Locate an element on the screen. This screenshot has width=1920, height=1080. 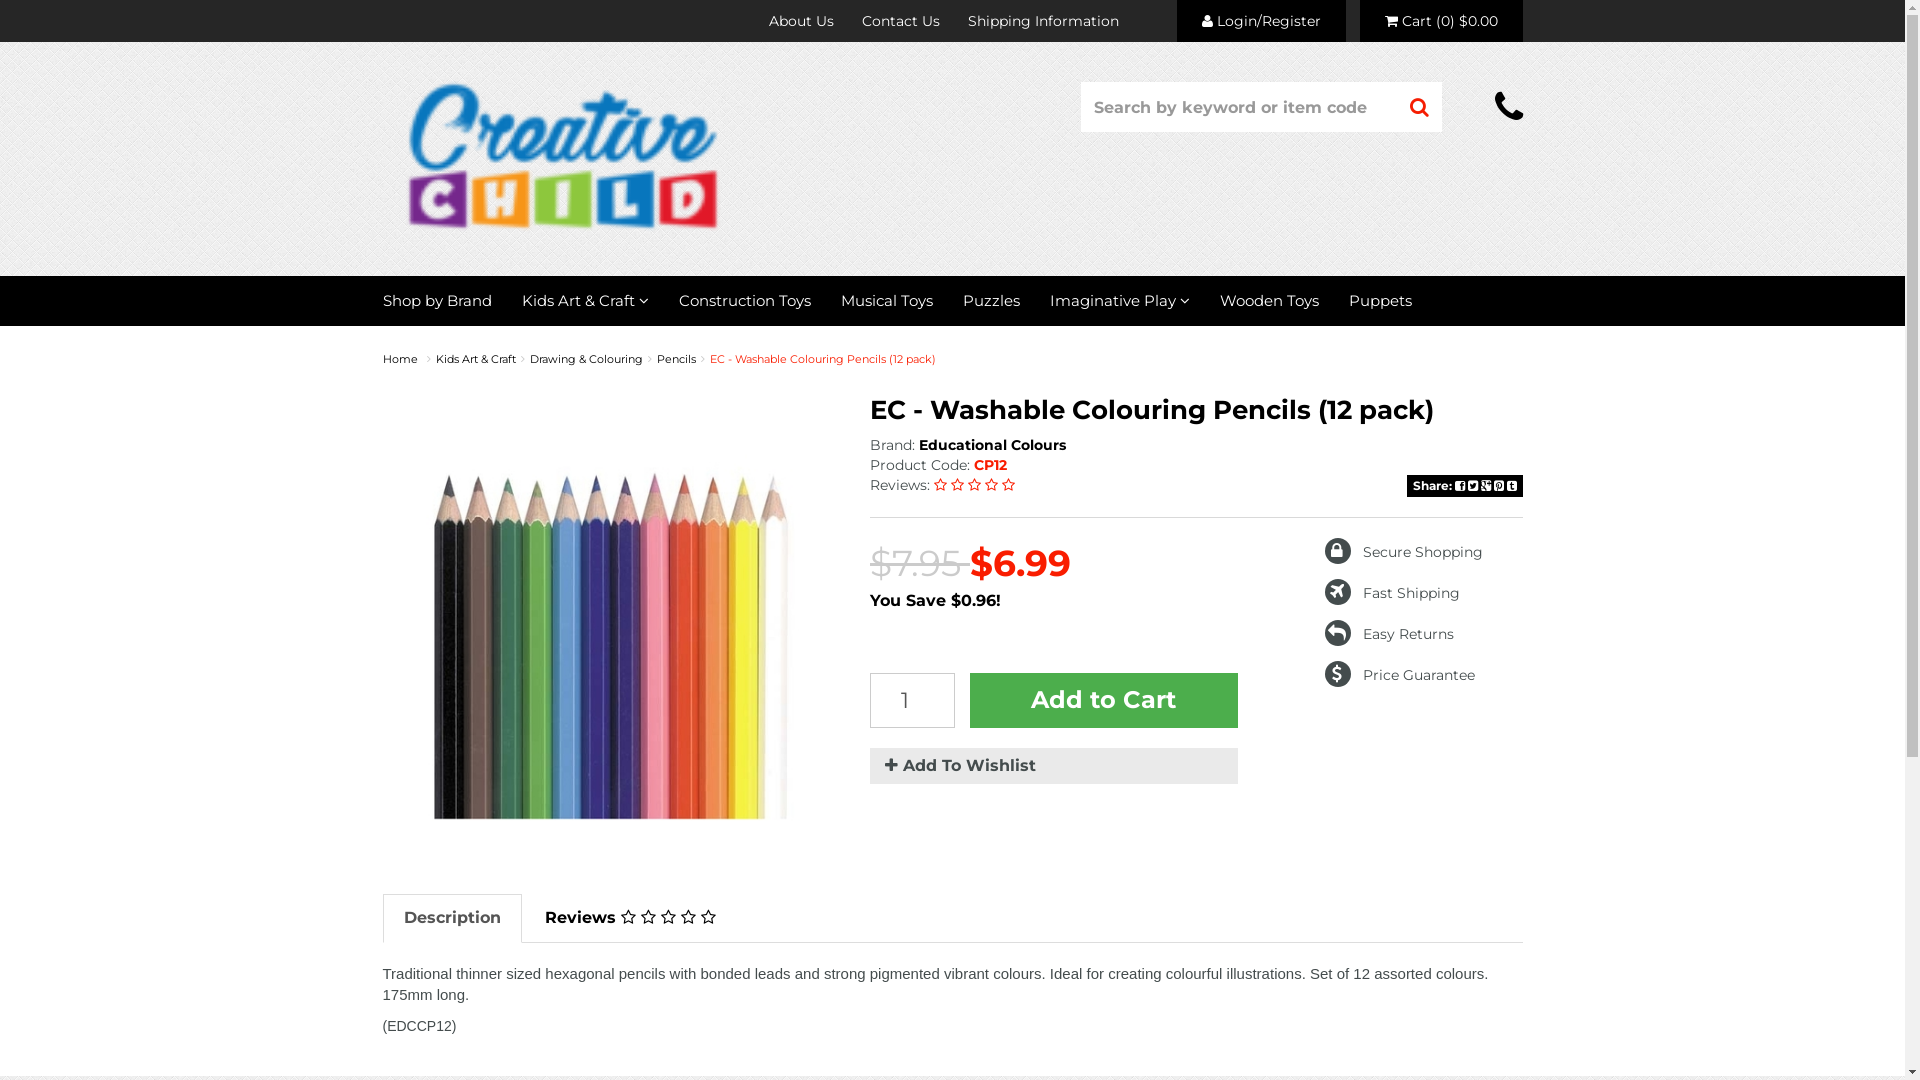
' Secure Shopping' is located at coordinates (1402, 551).